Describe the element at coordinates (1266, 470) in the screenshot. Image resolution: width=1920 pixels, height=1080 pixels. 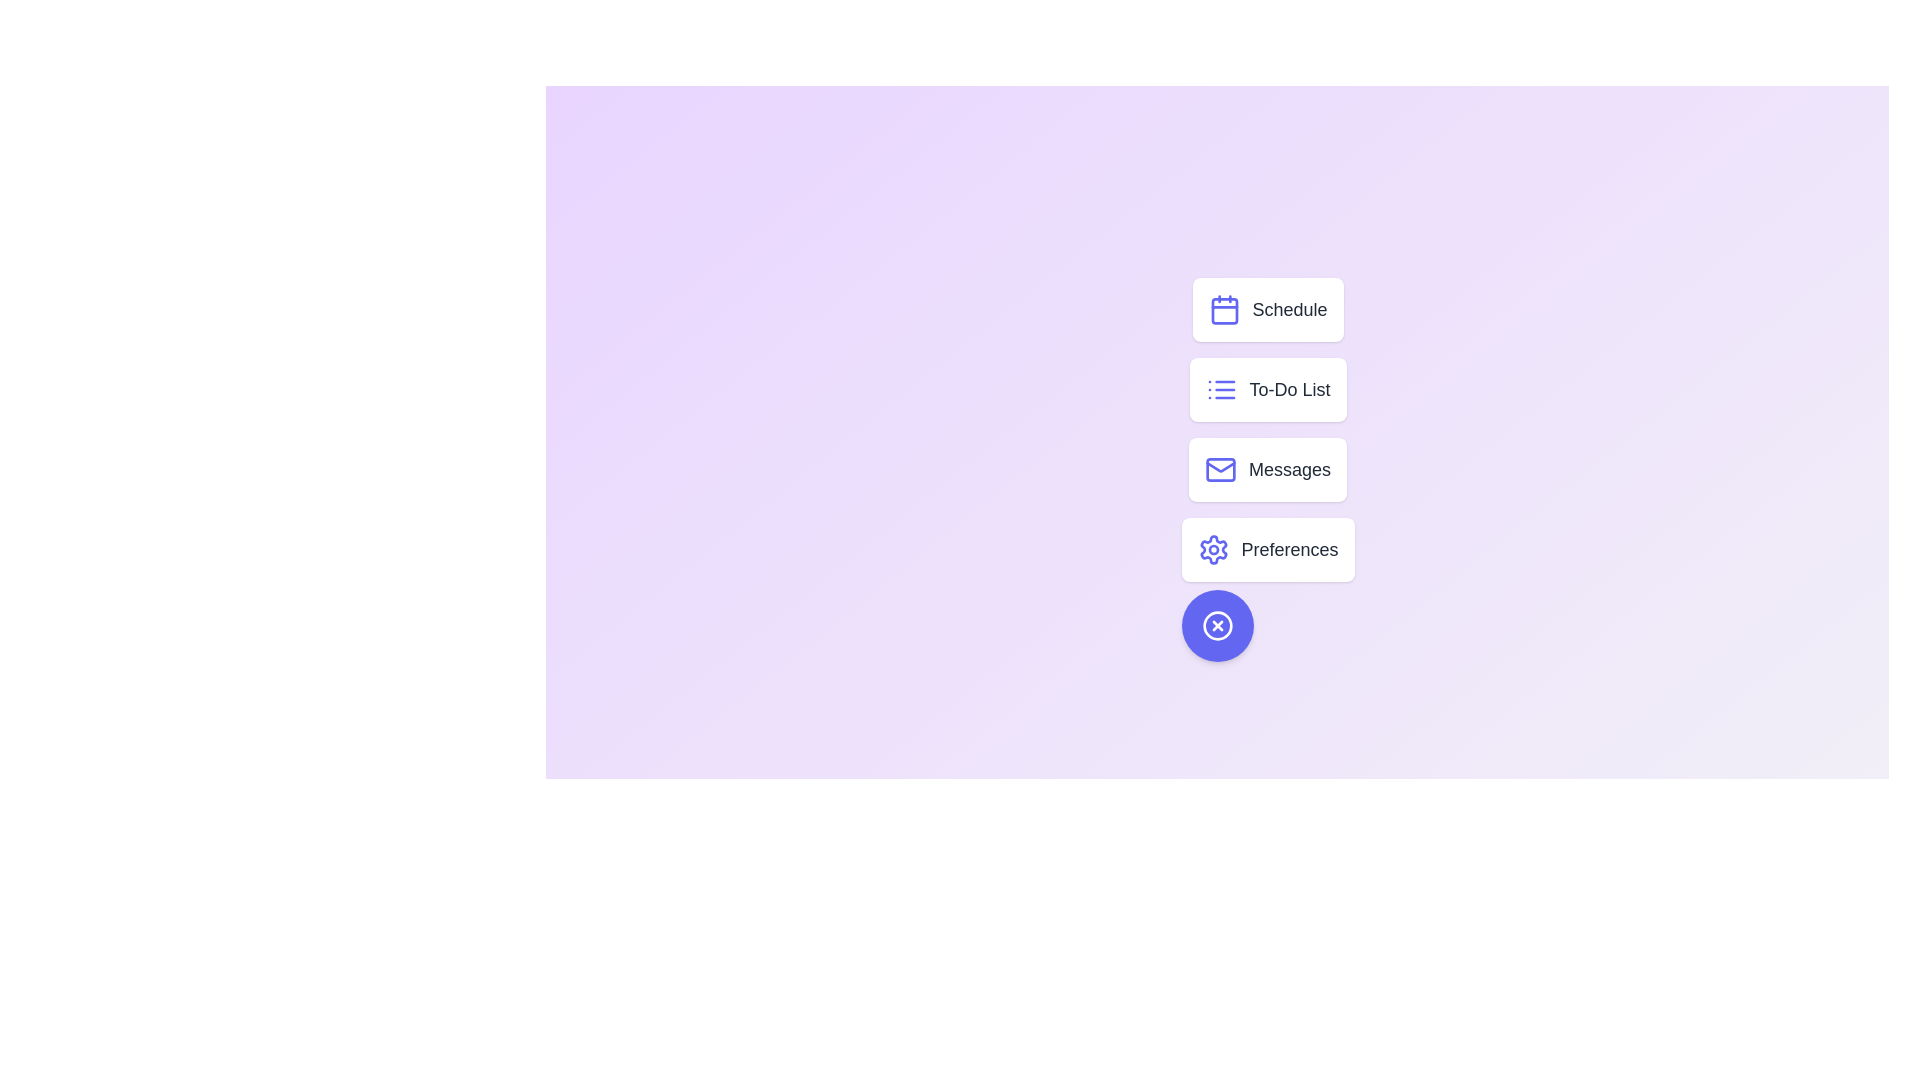
I see `the menu item labeled Messages` at that location.